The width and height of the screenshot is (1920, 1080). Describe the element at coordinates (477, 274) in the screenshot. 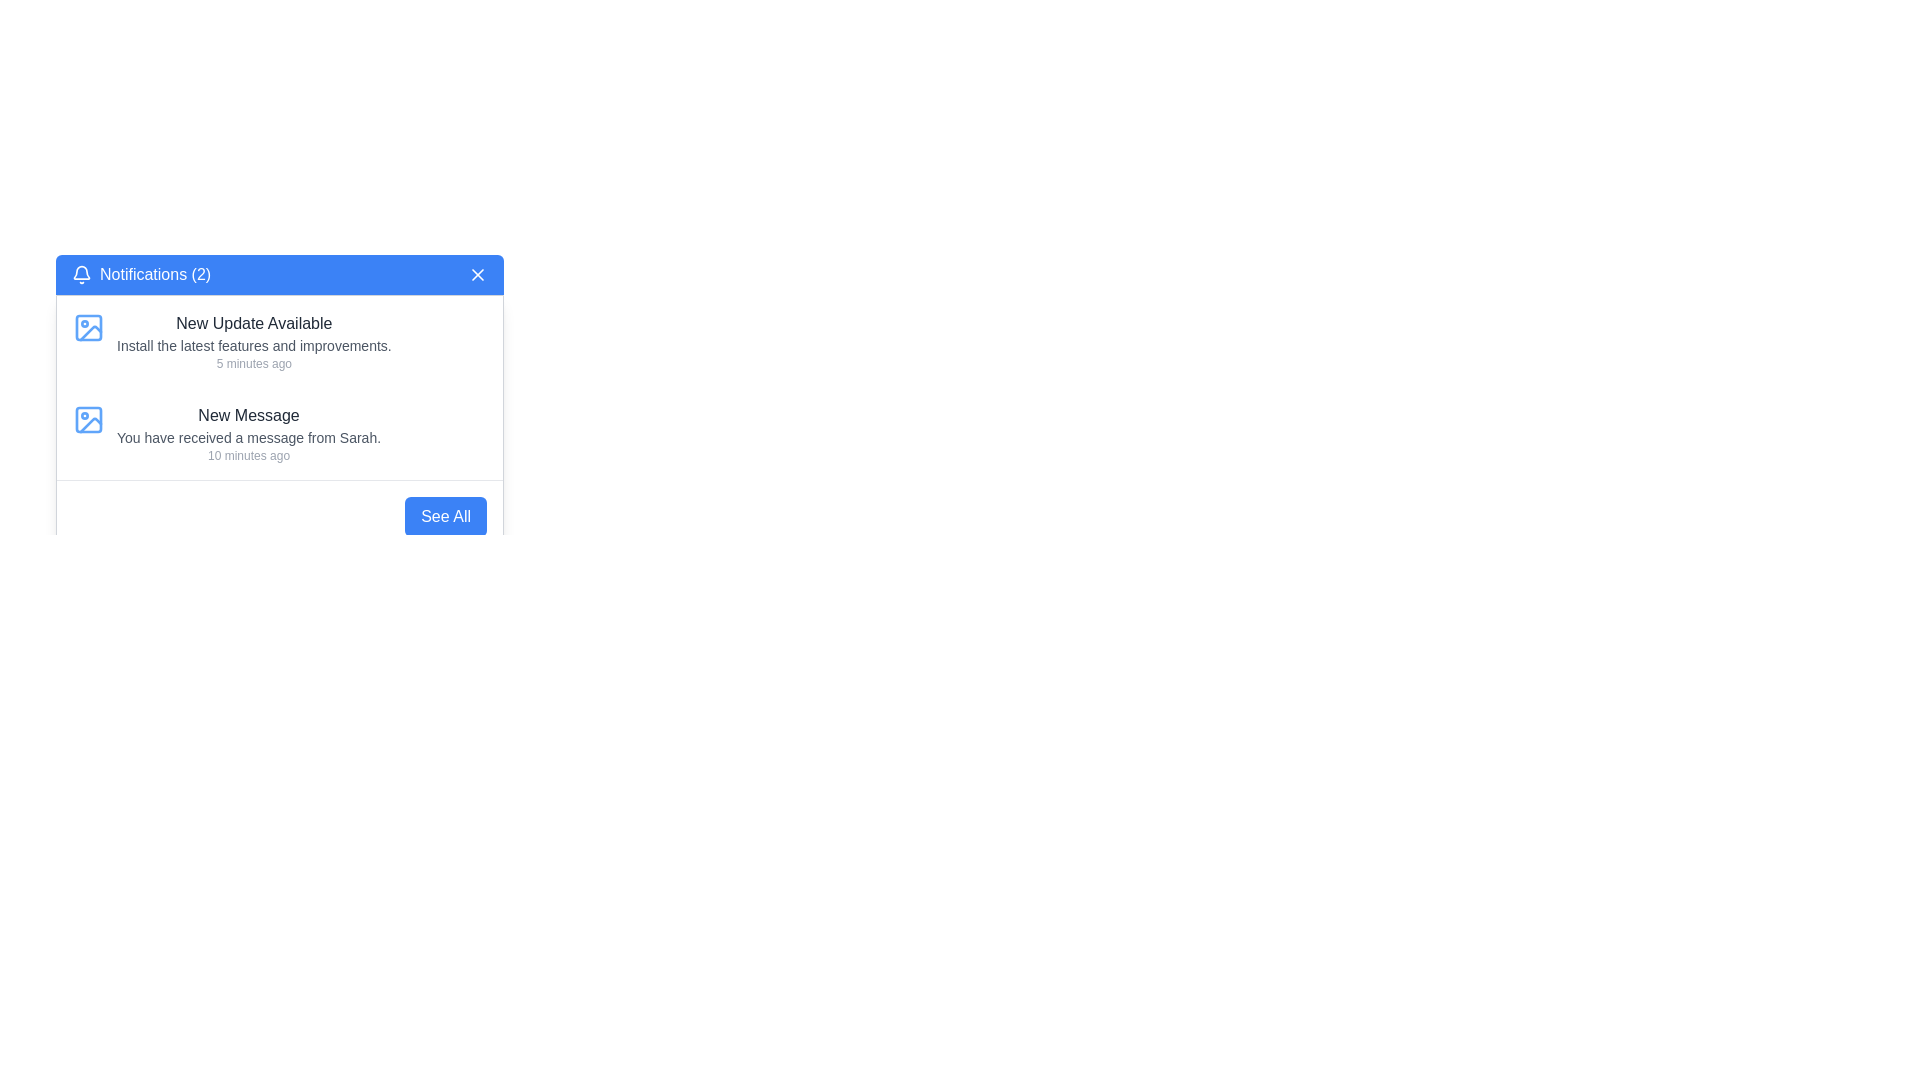

I see `the close button located at the top-right corner of the 'Notifications (2)' header bar to trigger tooltip or visual feedback` at that location.